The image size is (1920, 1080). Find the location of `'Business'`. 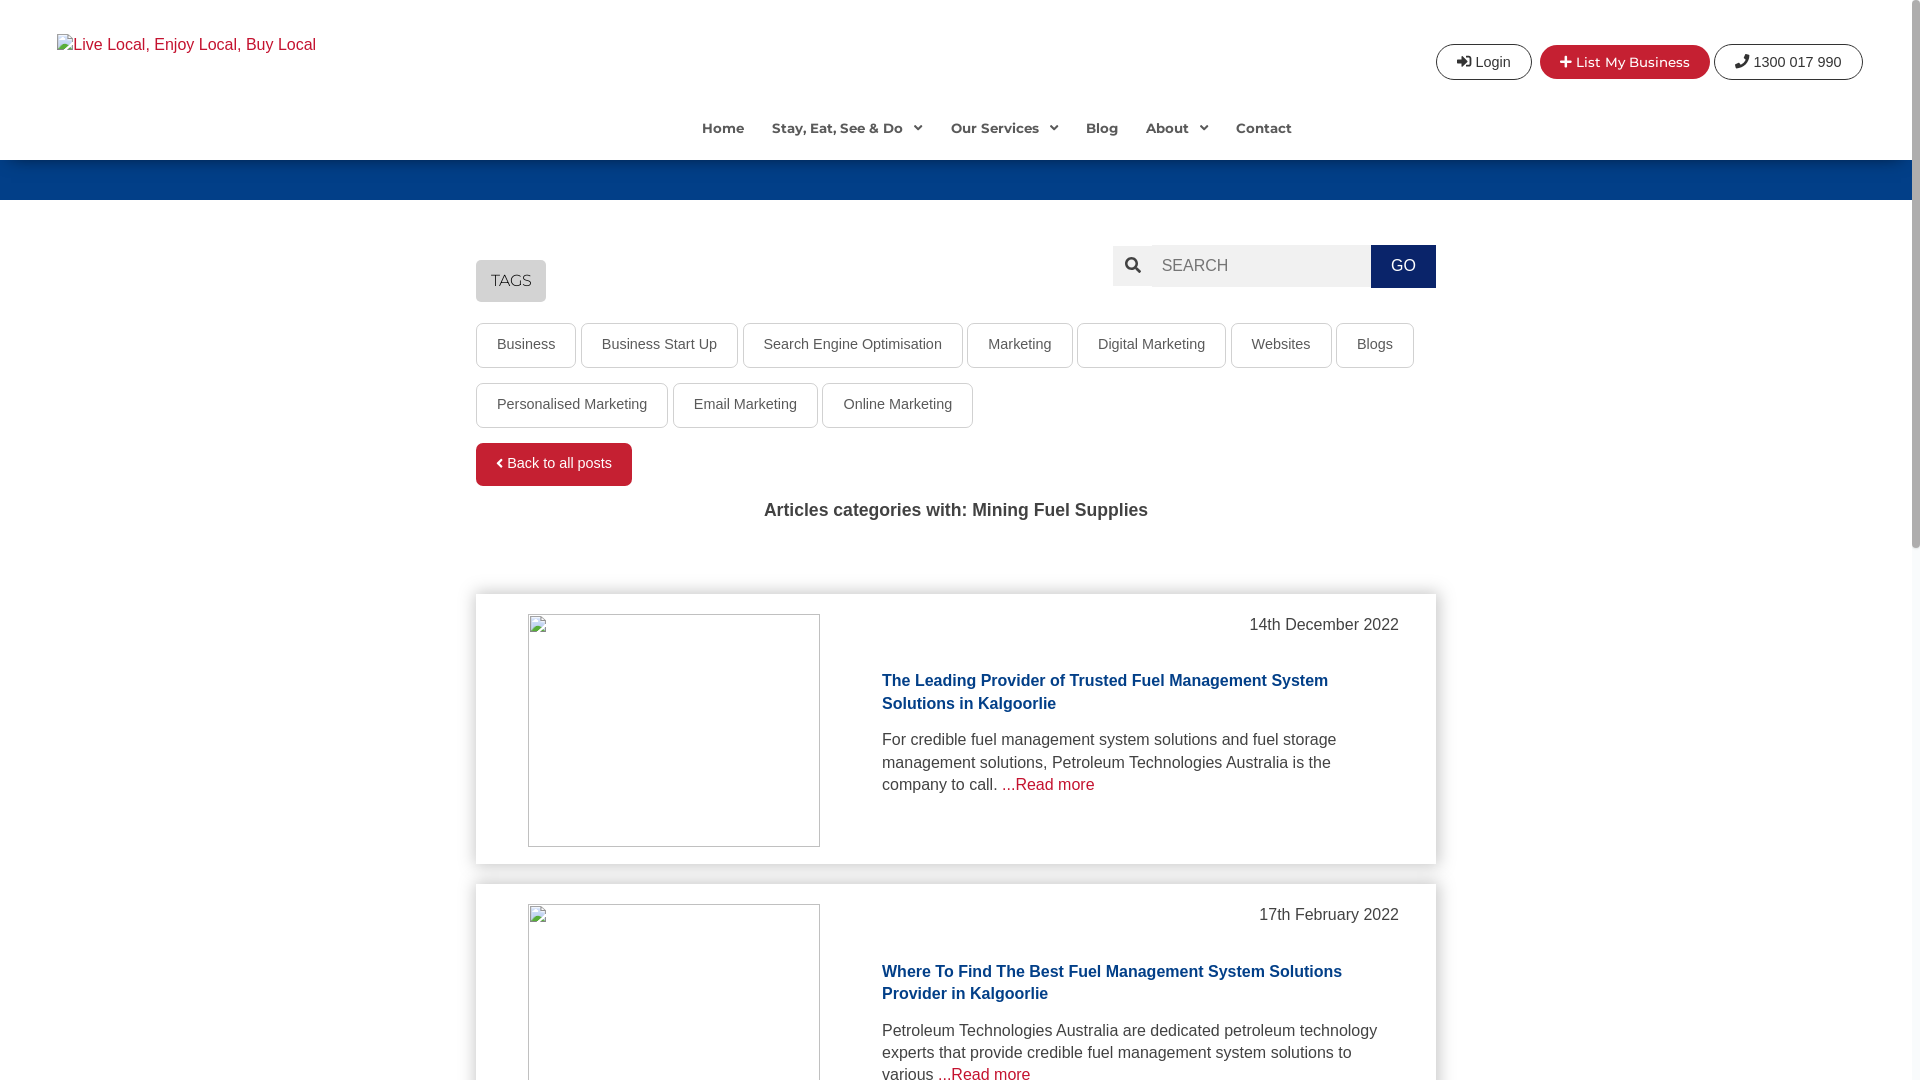

'Business' is located at coordinates (526, 344).